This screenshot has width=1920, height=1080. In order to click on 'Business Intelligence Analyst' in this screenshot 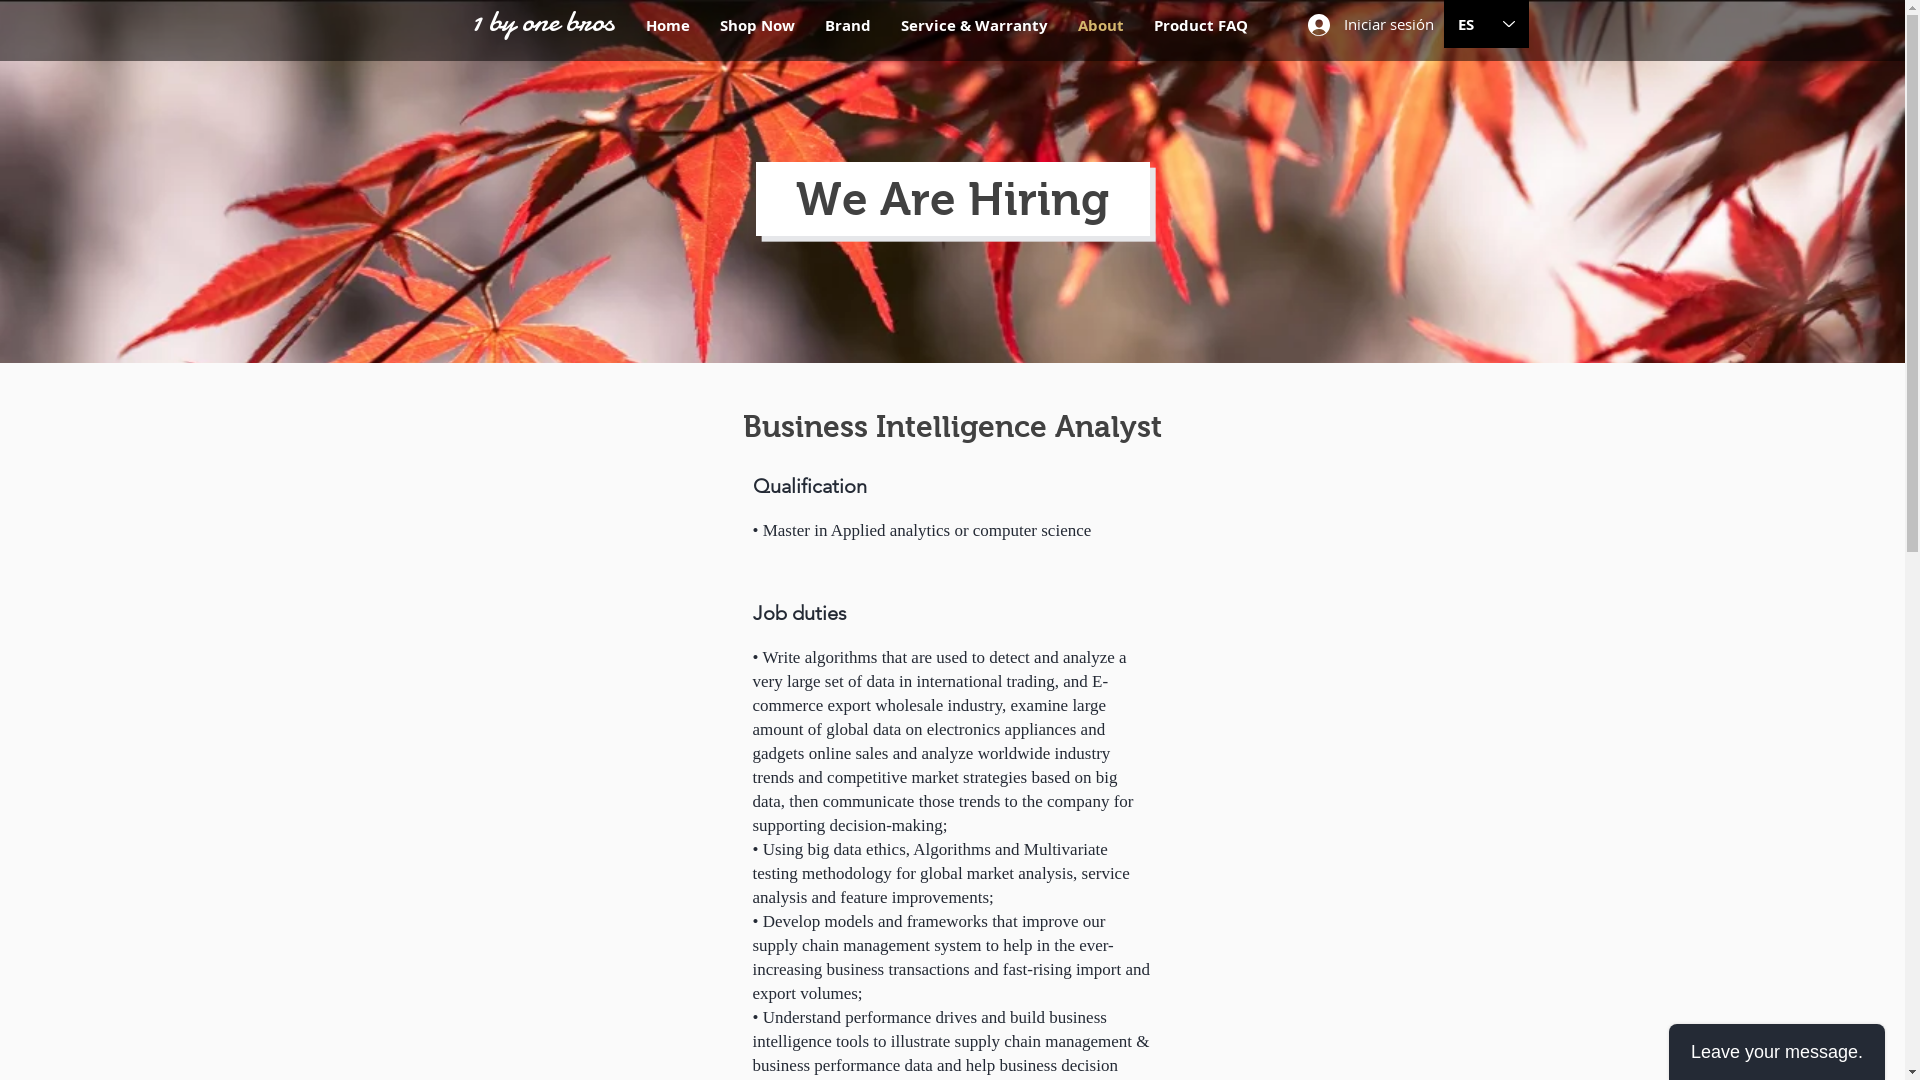, I will do `click(951, 425)`.